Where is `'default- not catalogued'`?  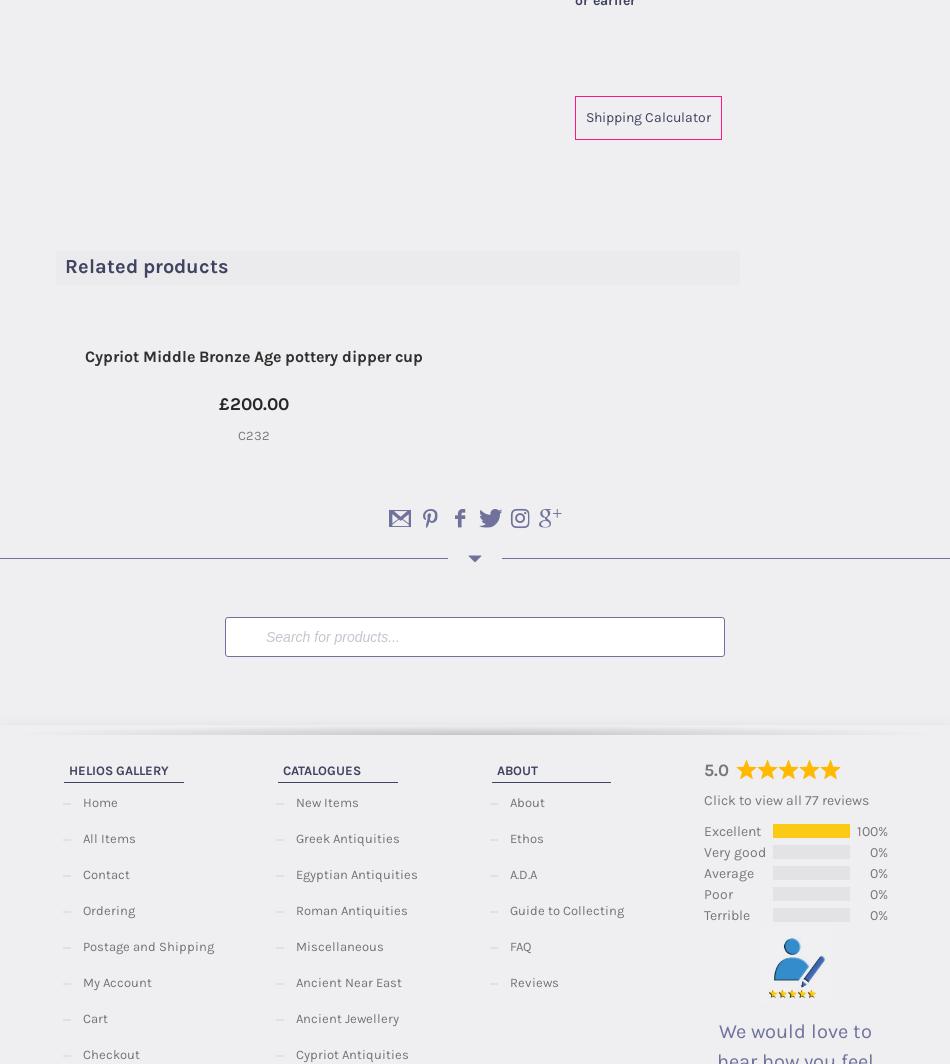
'default- not catalogued' is located at coordinates (695, 72).